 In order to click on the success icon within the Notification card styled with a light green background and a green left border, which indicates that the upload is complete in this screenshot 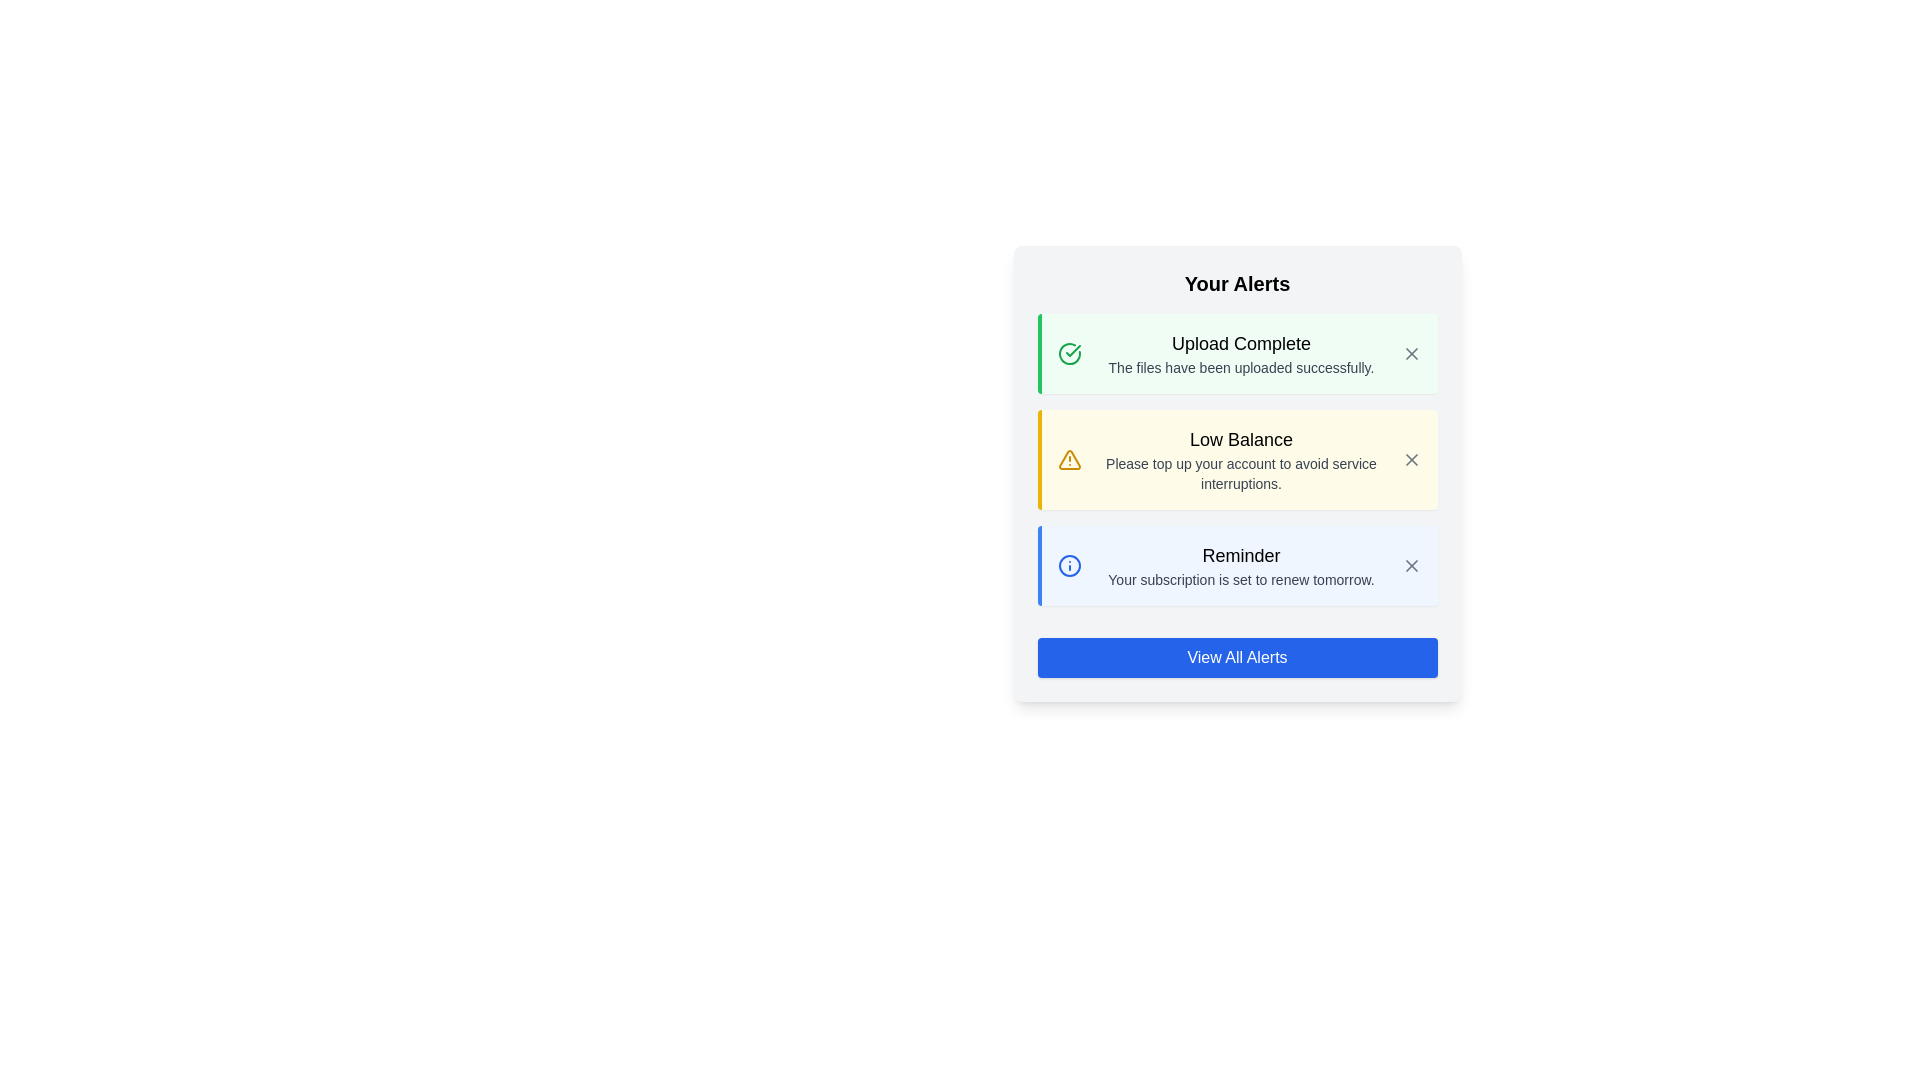, I will do `click(1236, 353)`.